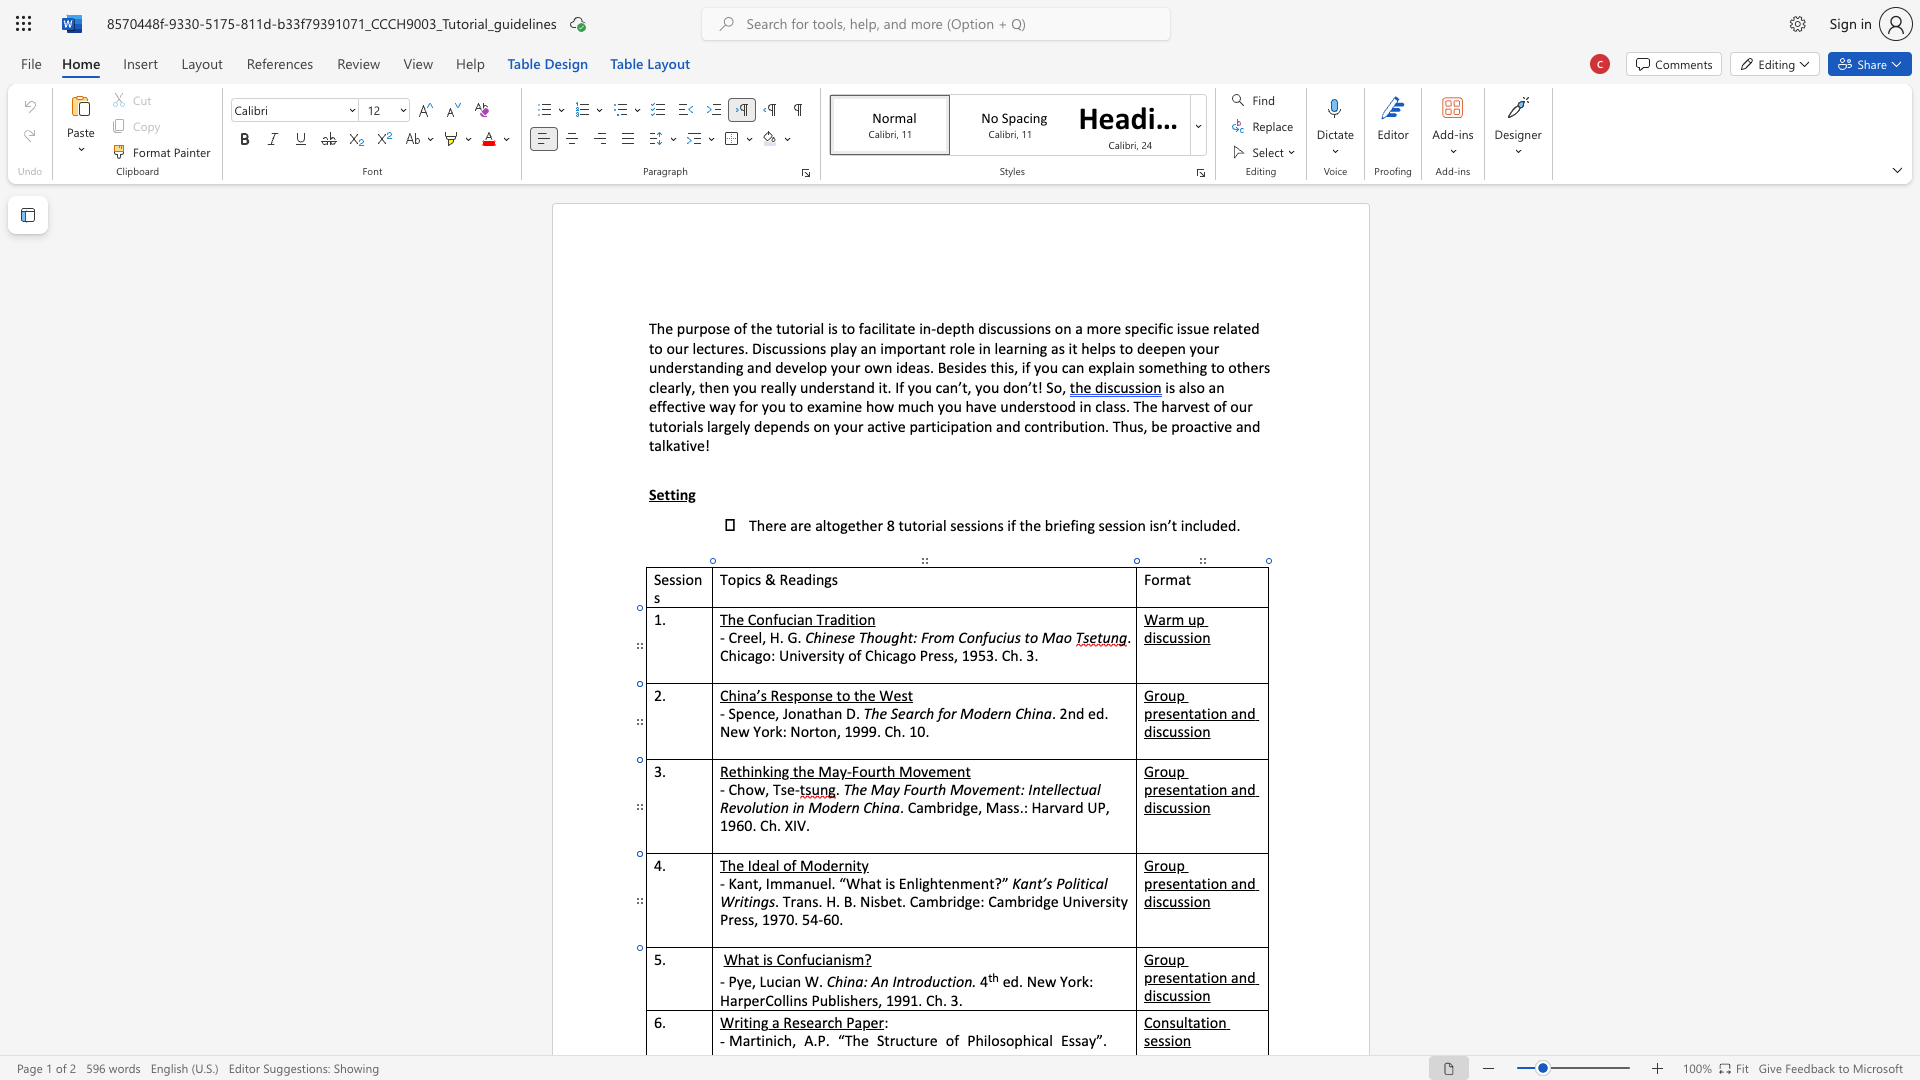 This screenshot has height=1080, width=1920. What do you see at coordinates (843, 958) in the screenshot?
I see `the 3th character "i" in the text` at bounding box center [843, 958].